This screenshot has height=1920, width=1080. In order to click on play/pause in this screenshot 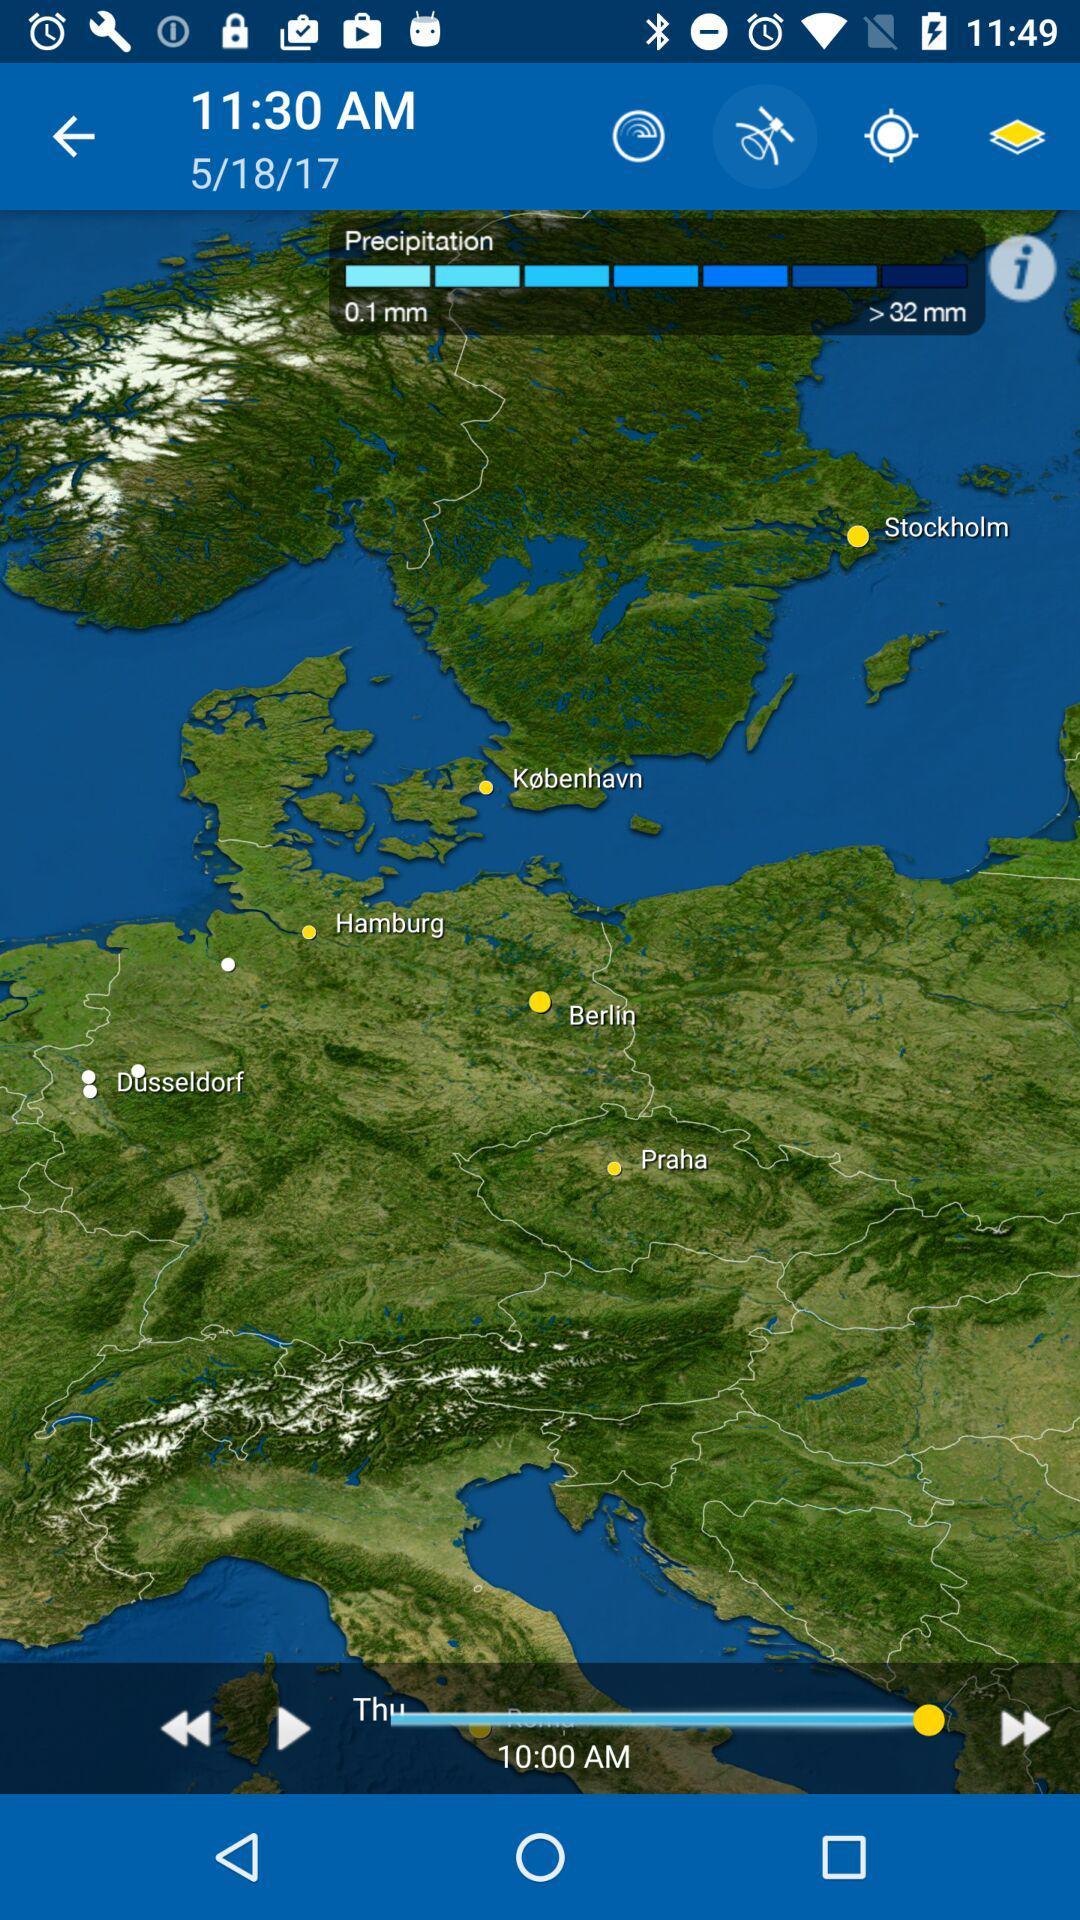, I will do `click(294, 1727)`.